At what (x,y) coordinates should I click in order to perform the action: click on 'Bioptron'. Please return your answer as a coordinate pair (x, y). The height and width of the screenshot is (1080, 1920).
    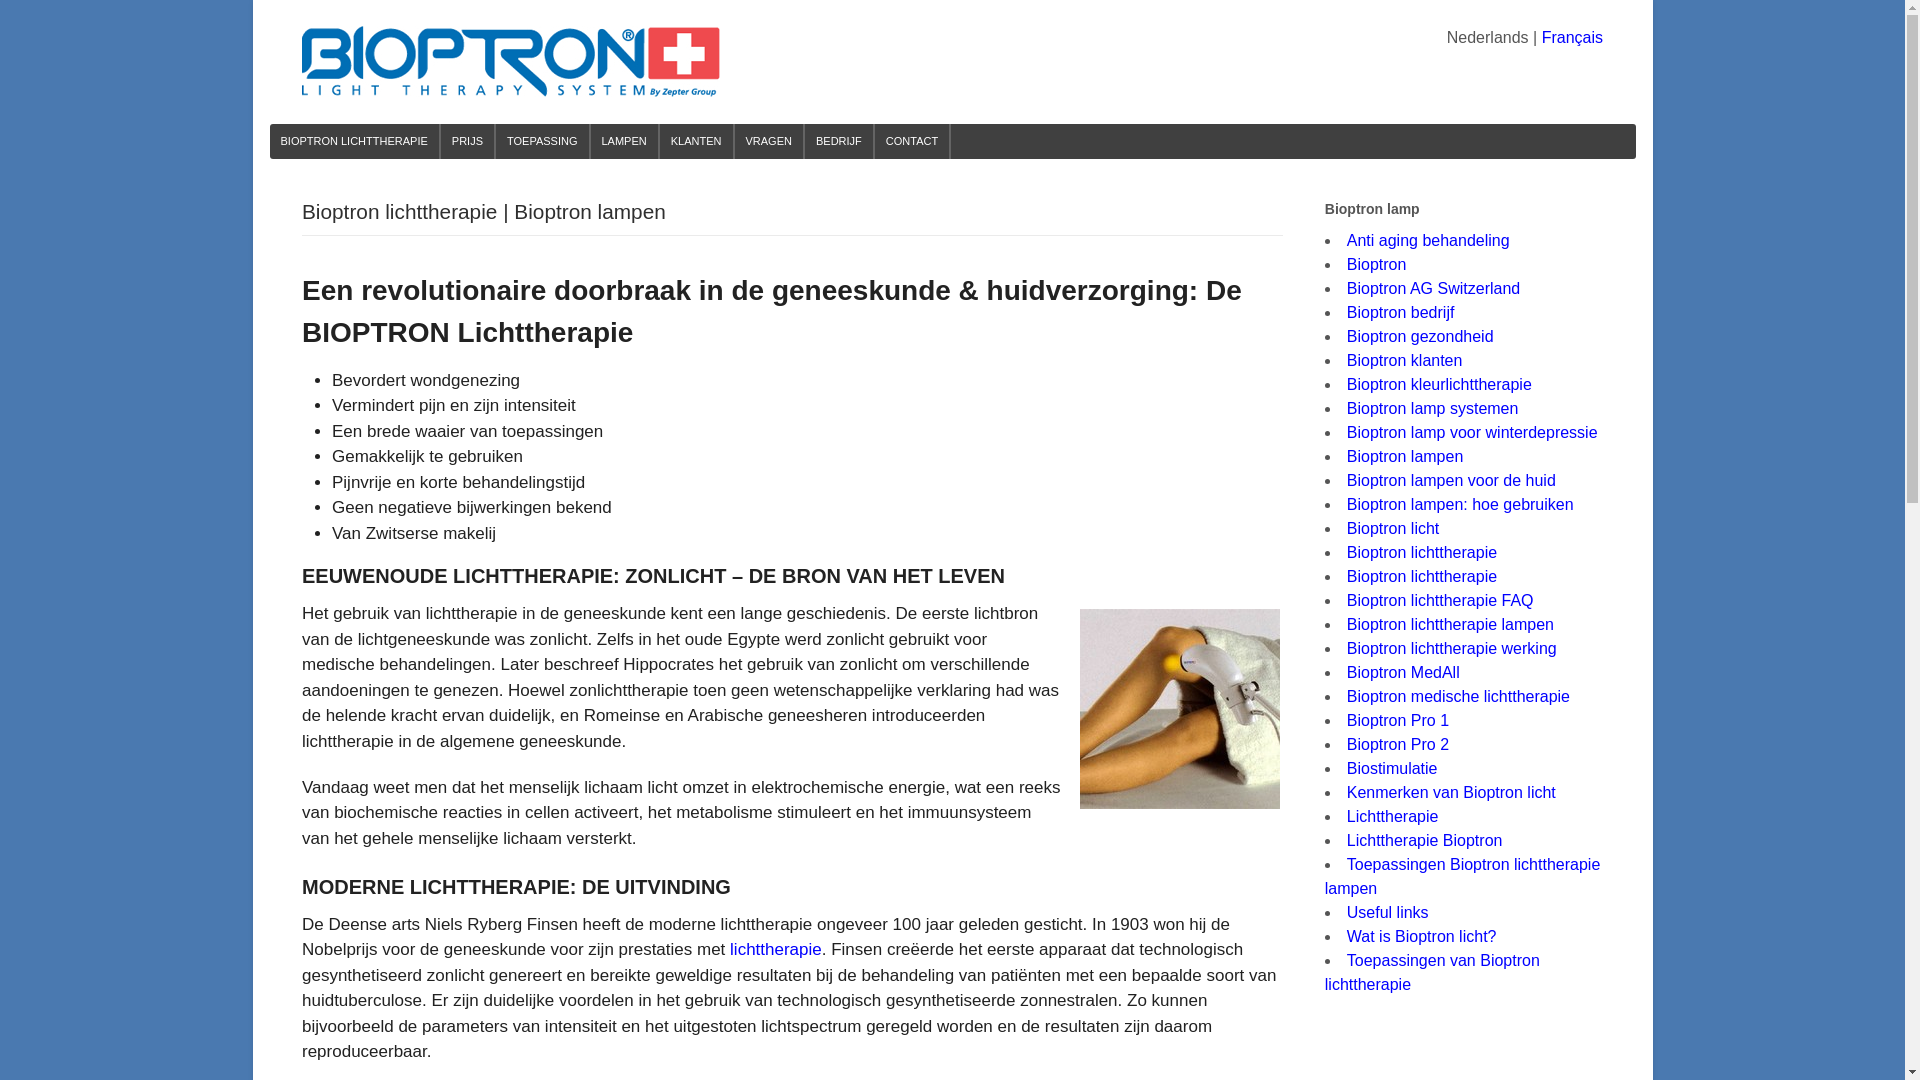
    Looking at the image, I should click on (1376, 263).